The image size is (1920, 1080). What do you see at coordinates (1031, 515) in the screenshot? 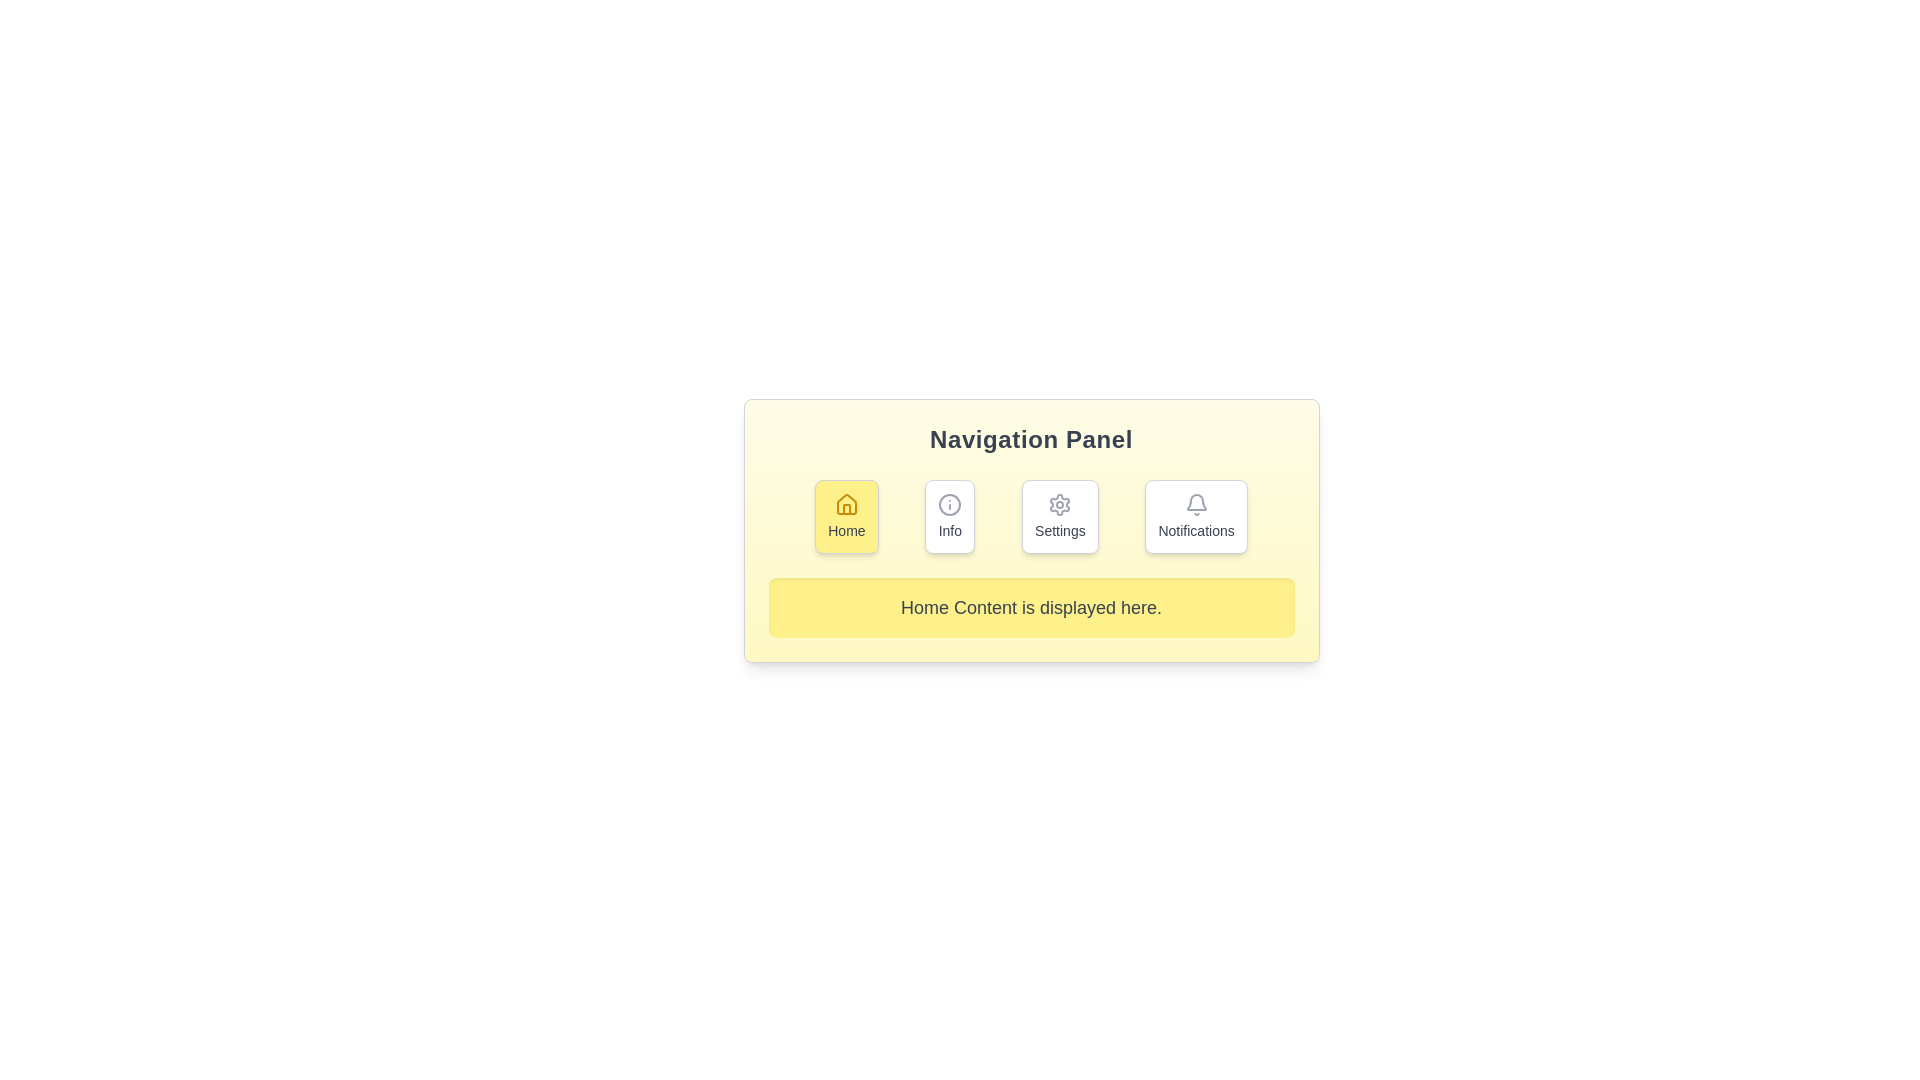
I see `a button within the Navigation bar by` at bounding box center [1031, 515].